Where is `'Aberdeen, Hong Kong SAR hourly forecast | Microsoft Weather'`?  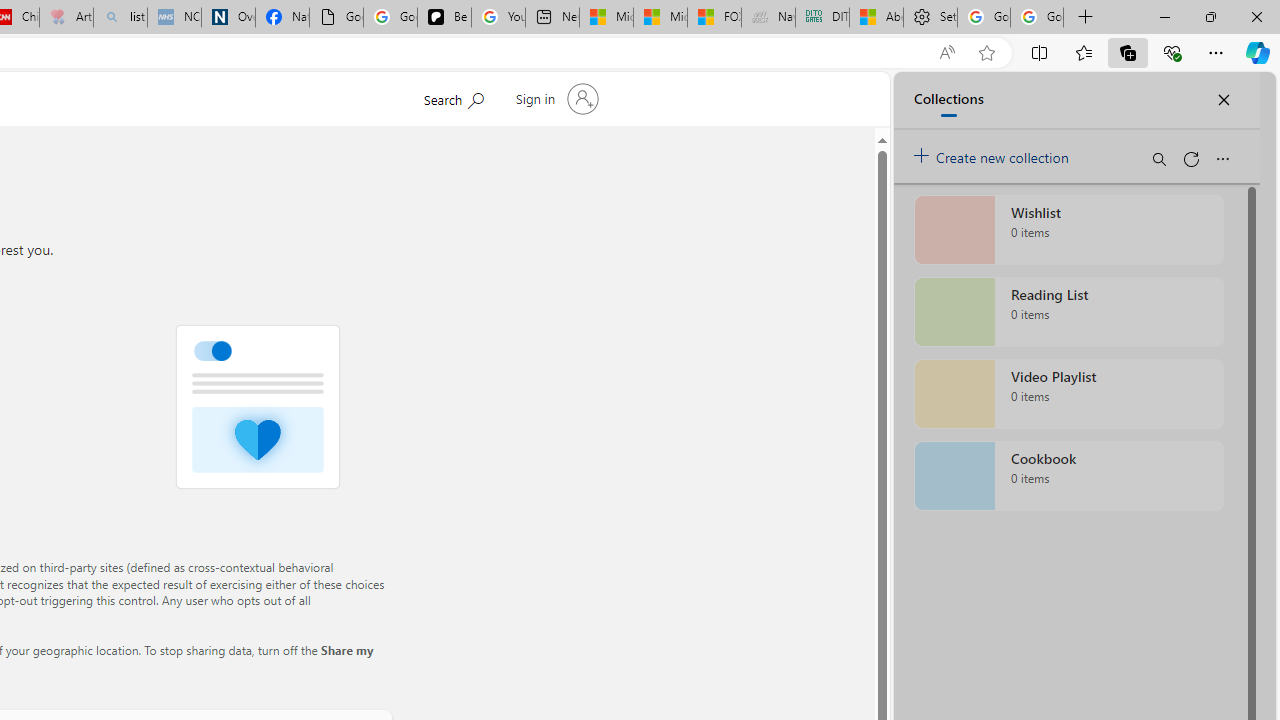
'Aberdeen, Hong Kong SAR hourly forecast | Microsoft Weather' is located at coordinates (876, 17).